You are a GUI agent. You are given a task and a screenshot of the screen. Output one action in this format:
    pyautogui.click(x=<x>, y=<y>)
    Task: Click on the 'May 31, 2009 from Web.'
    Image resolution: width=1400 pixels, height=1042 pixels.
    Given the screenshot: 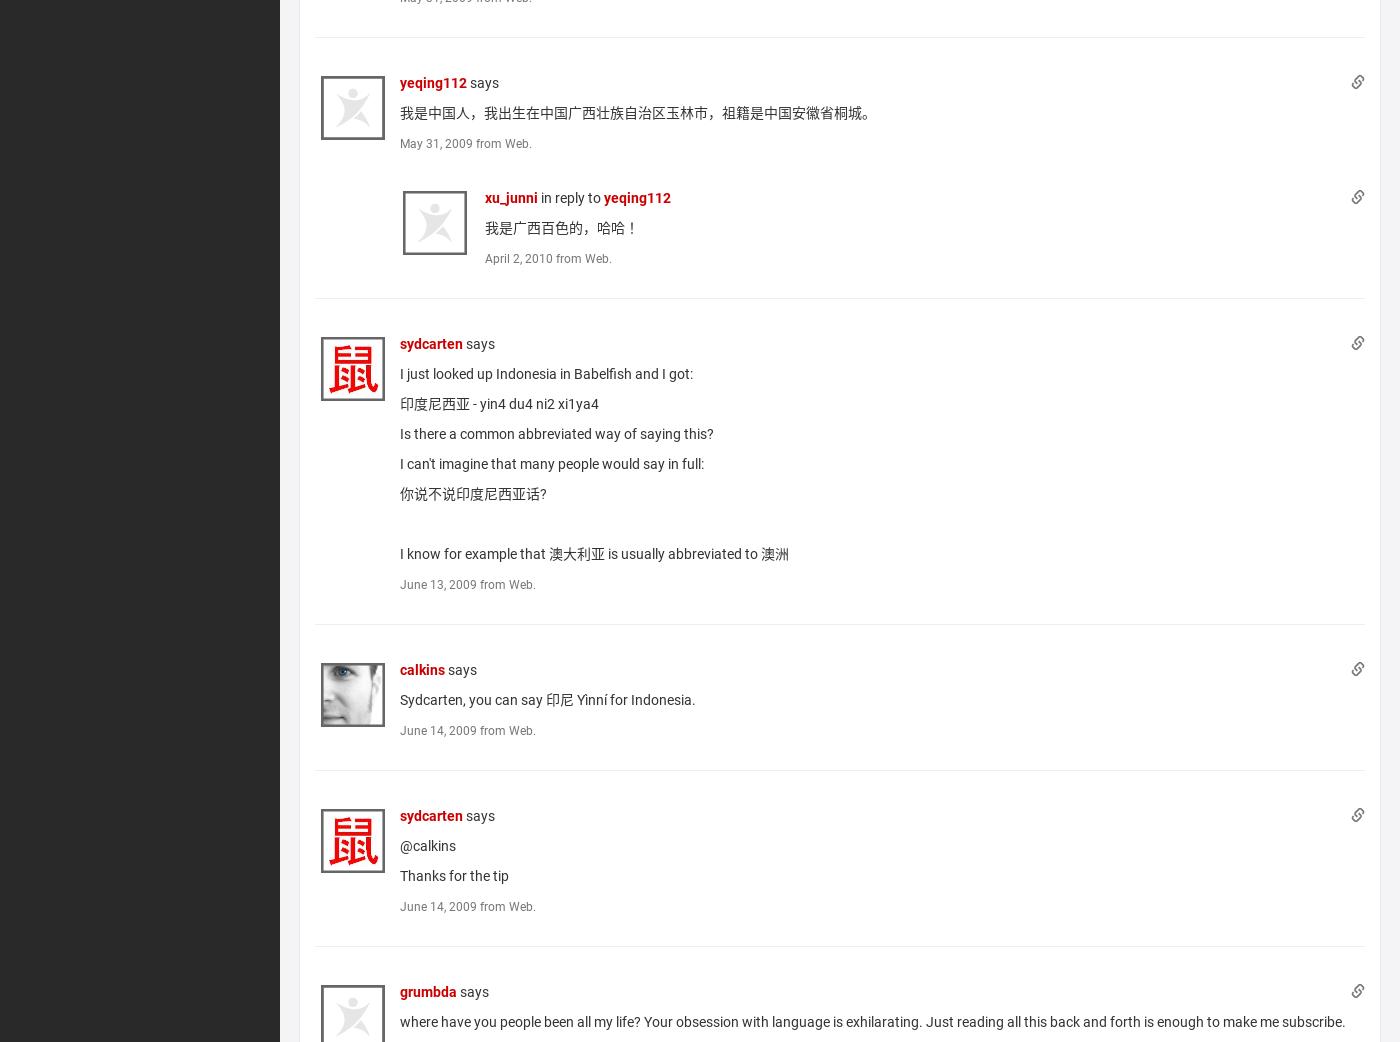 What is the action you would take?
    pyautogui.click(x=466, y=142)
    